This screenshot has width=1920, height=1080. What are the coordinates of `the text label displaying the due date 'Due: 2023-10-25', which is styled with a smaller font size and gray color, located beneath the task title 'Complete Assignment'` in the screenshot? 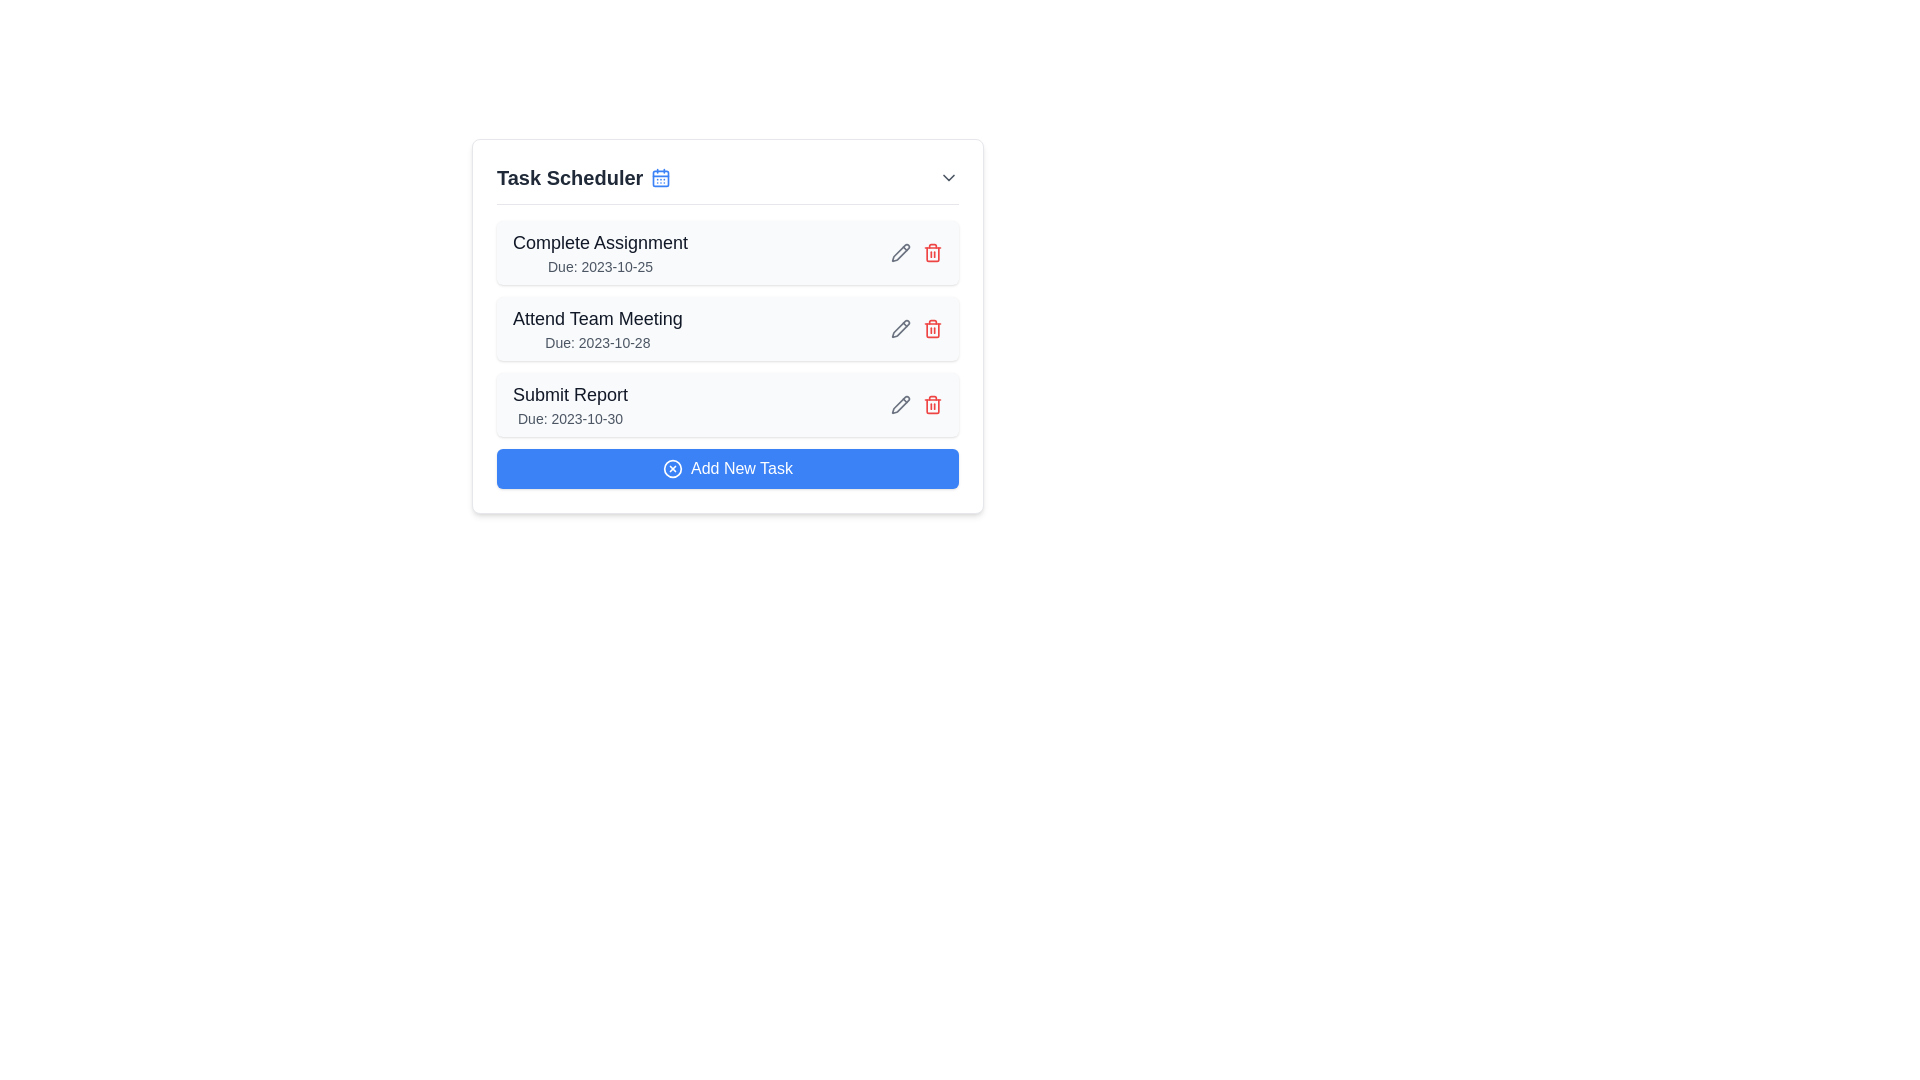 It's located at (599, 265).